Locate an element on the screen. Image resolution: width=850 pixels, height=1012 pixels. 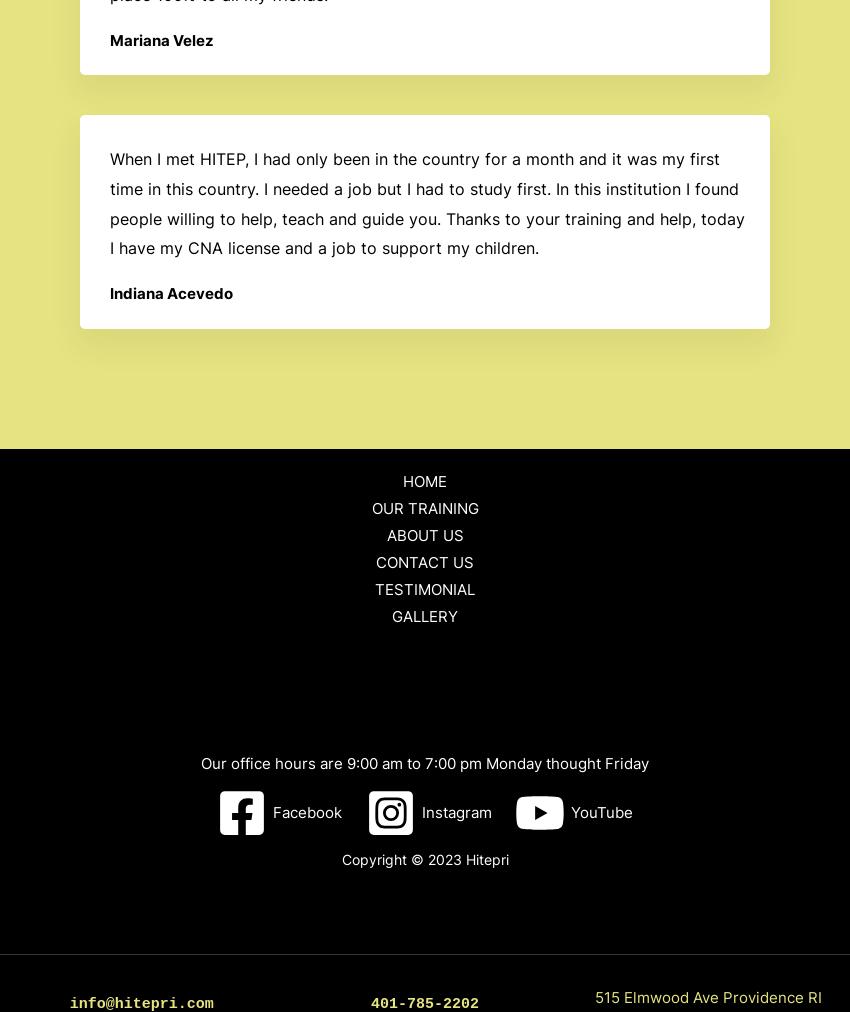
'CONTACT US' is located at coordinates (425, 560).